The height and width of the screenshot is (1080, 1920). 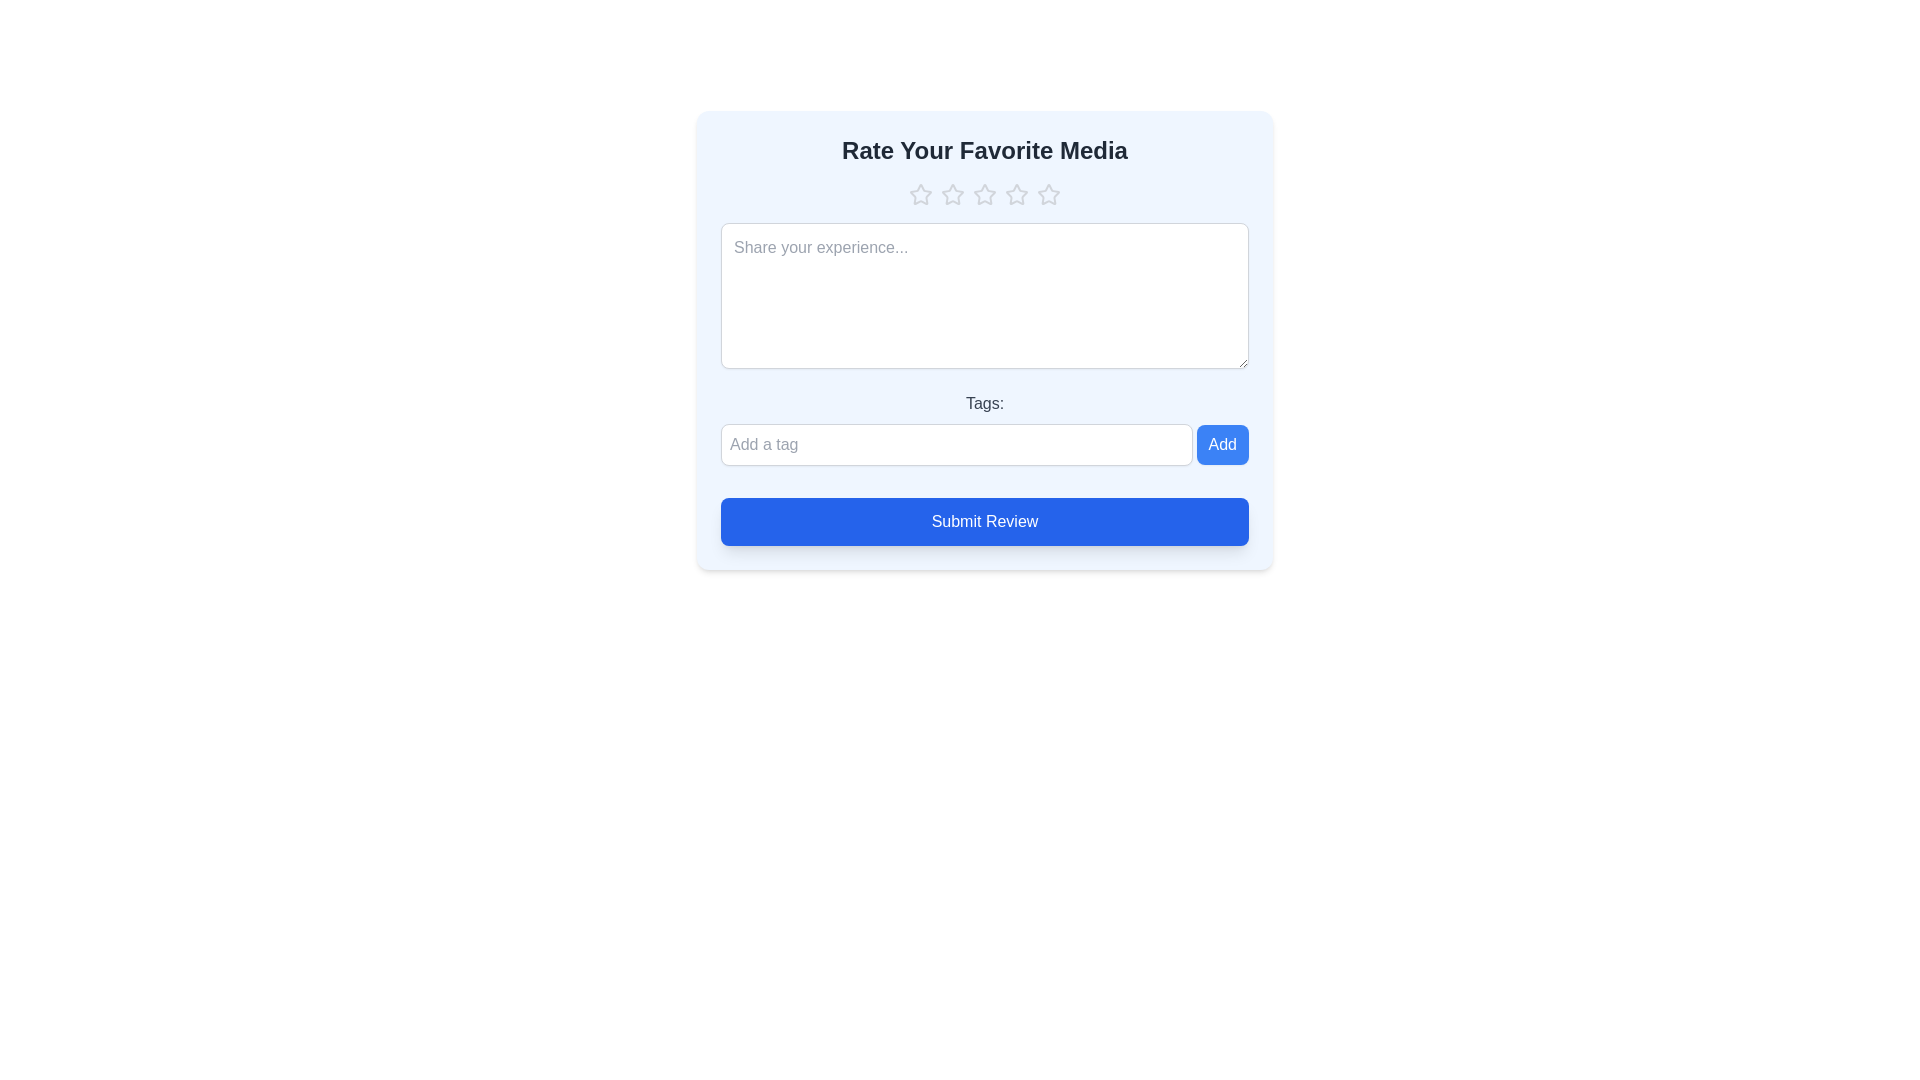 I want to click on the third star icon in the five-star rating system located under the title 'Rate Your Favorite Media', so click(x=1017, y=194).